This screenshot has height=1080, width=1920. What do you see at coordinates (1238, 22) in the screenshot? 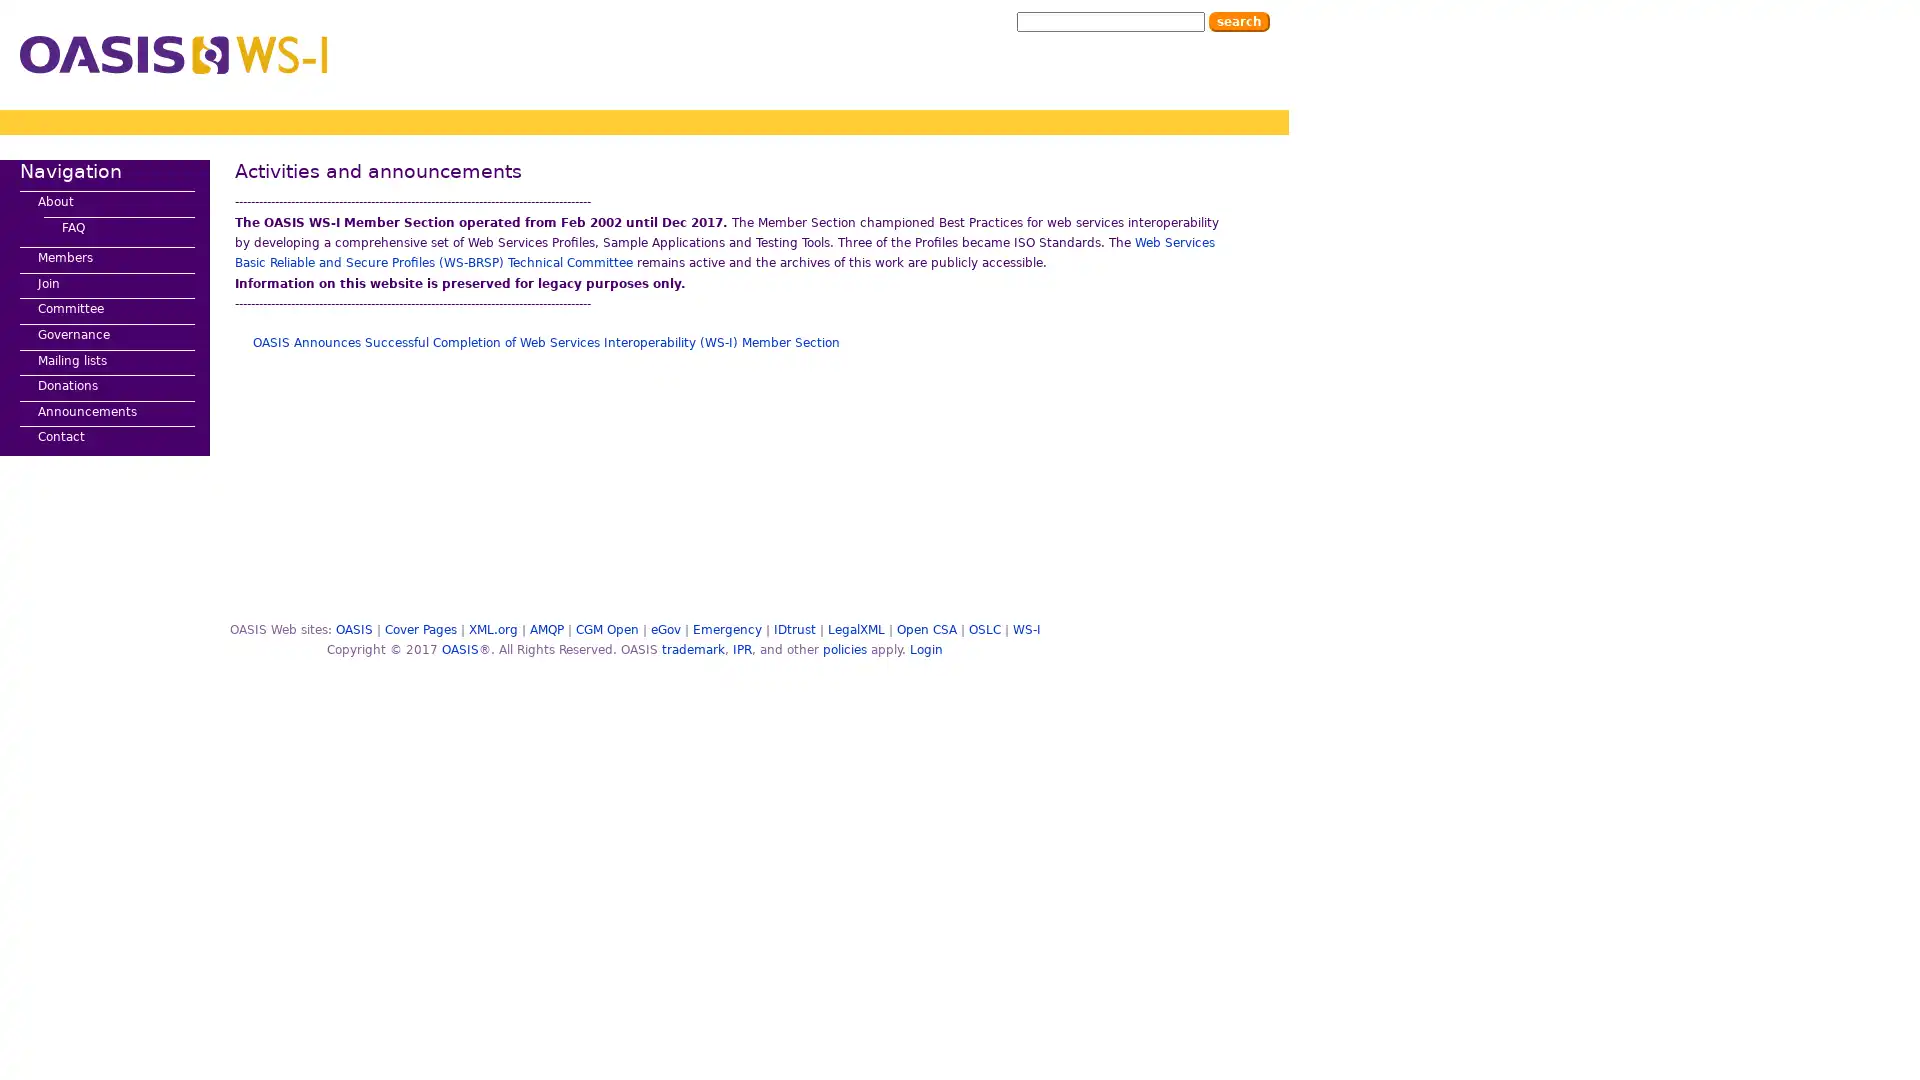
I see `Search` at bounding box center [1238, 22].